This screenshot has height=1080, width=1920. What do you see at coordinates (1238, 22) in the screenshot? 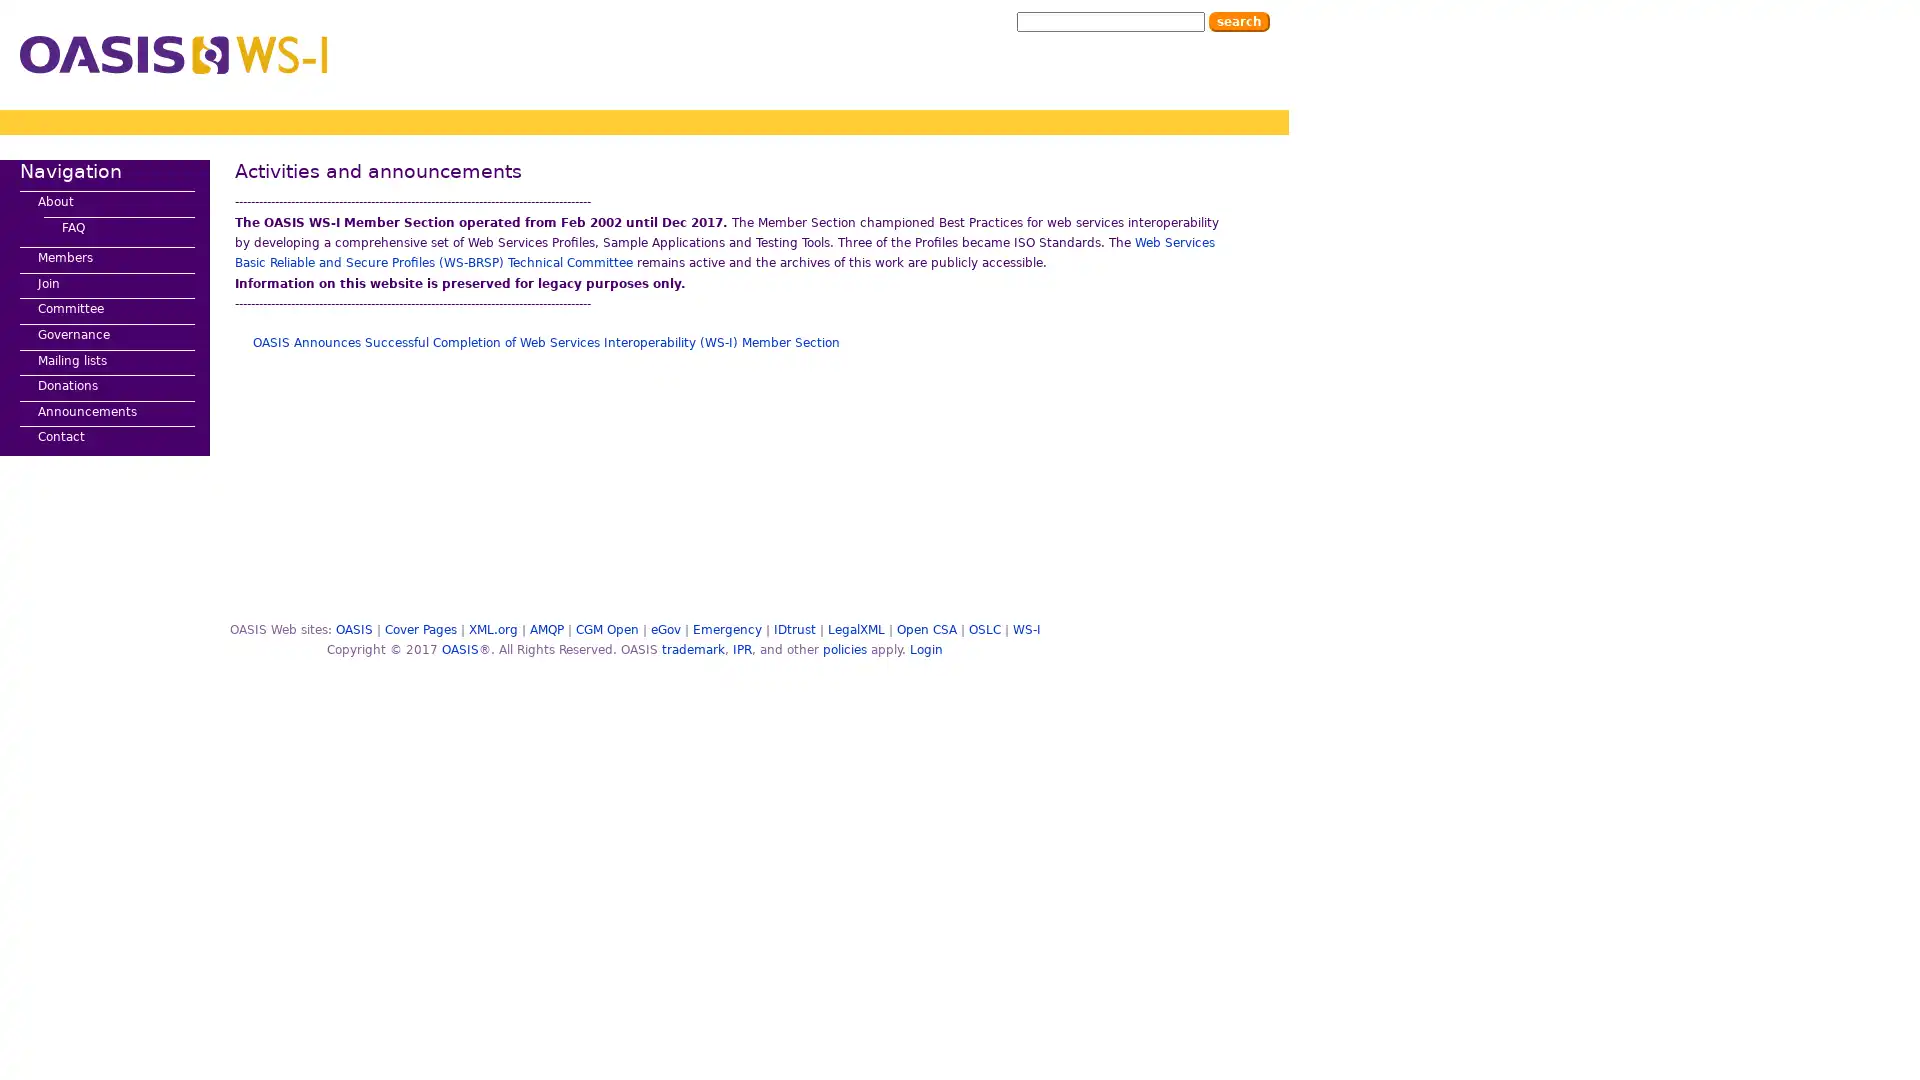
I see `Search` at bounding box center [1238, 22].